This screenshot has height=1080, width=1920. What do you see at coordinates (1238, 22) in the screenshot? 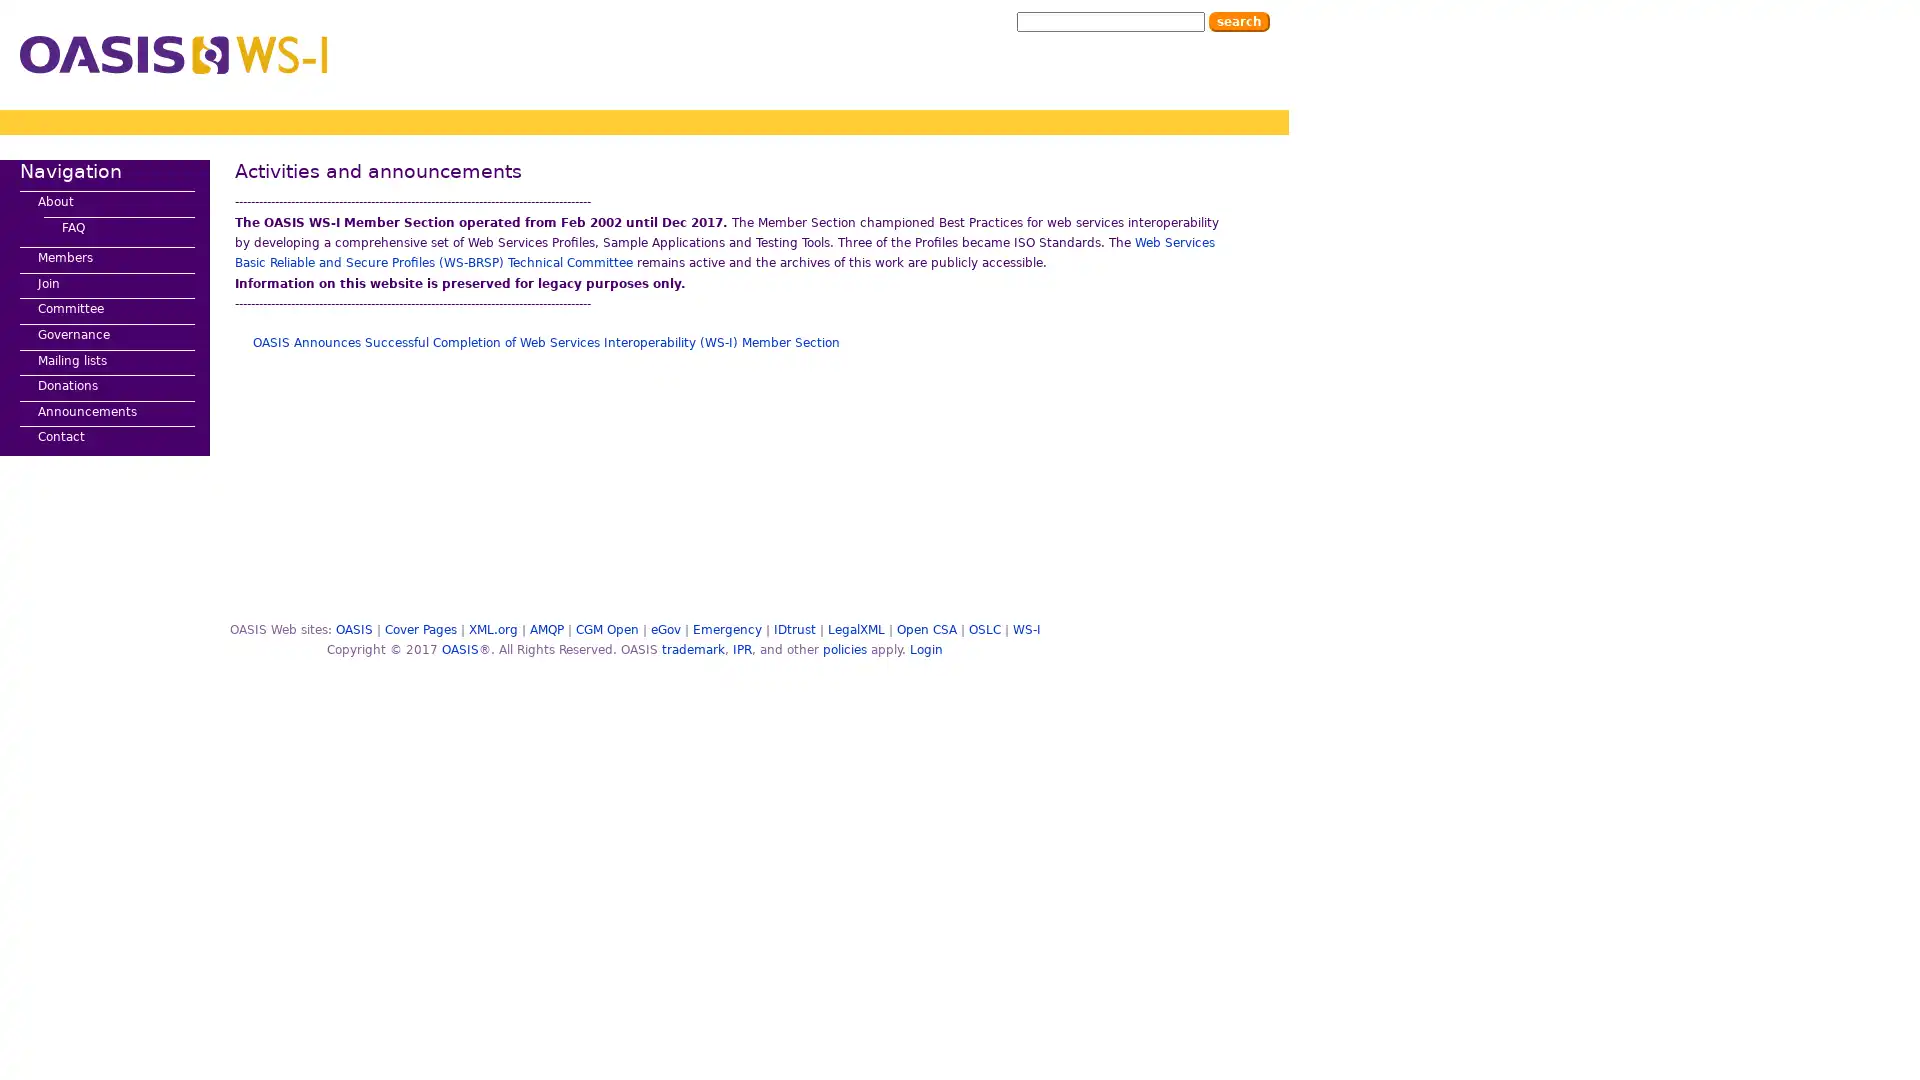
I see `Search` at bounding box center [1238, 22].